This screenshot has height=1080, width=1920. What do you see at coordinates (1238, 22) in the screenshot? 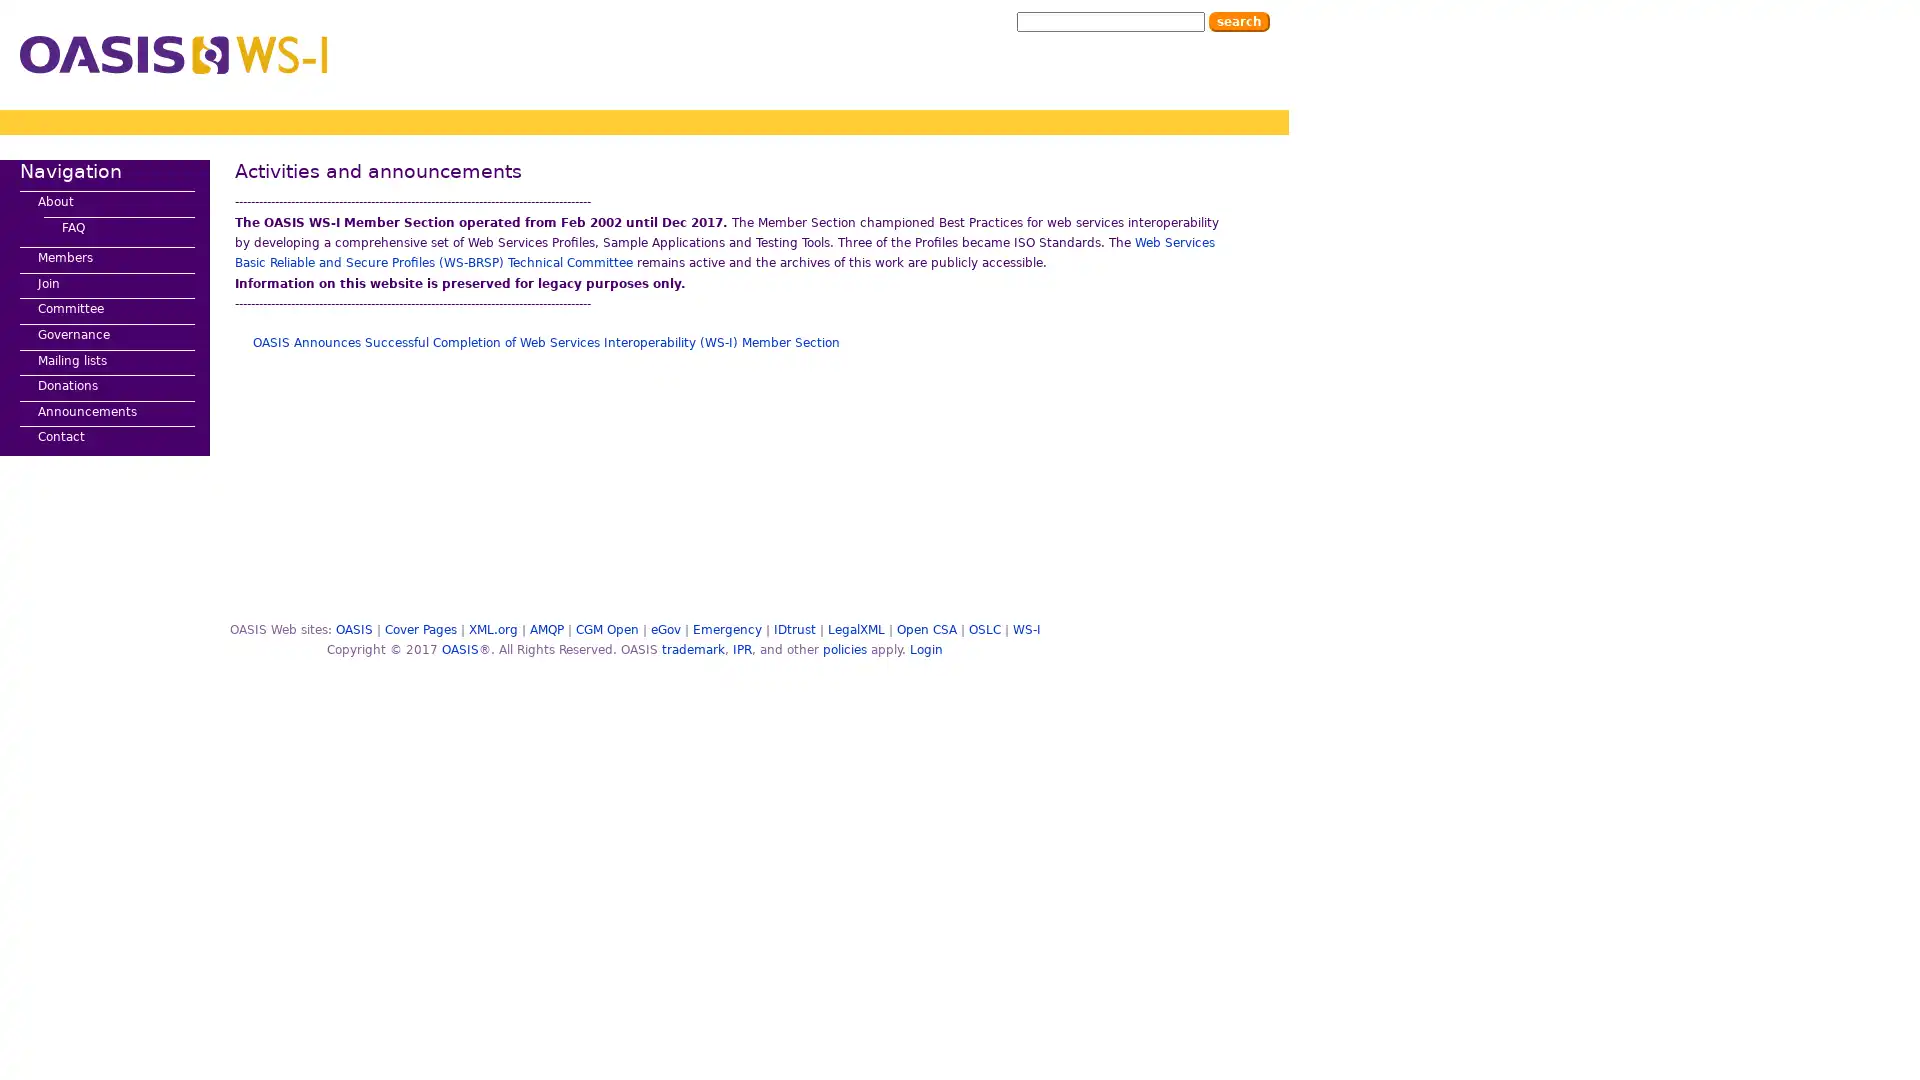
I see `Search` at bounding box center [1238, 22].